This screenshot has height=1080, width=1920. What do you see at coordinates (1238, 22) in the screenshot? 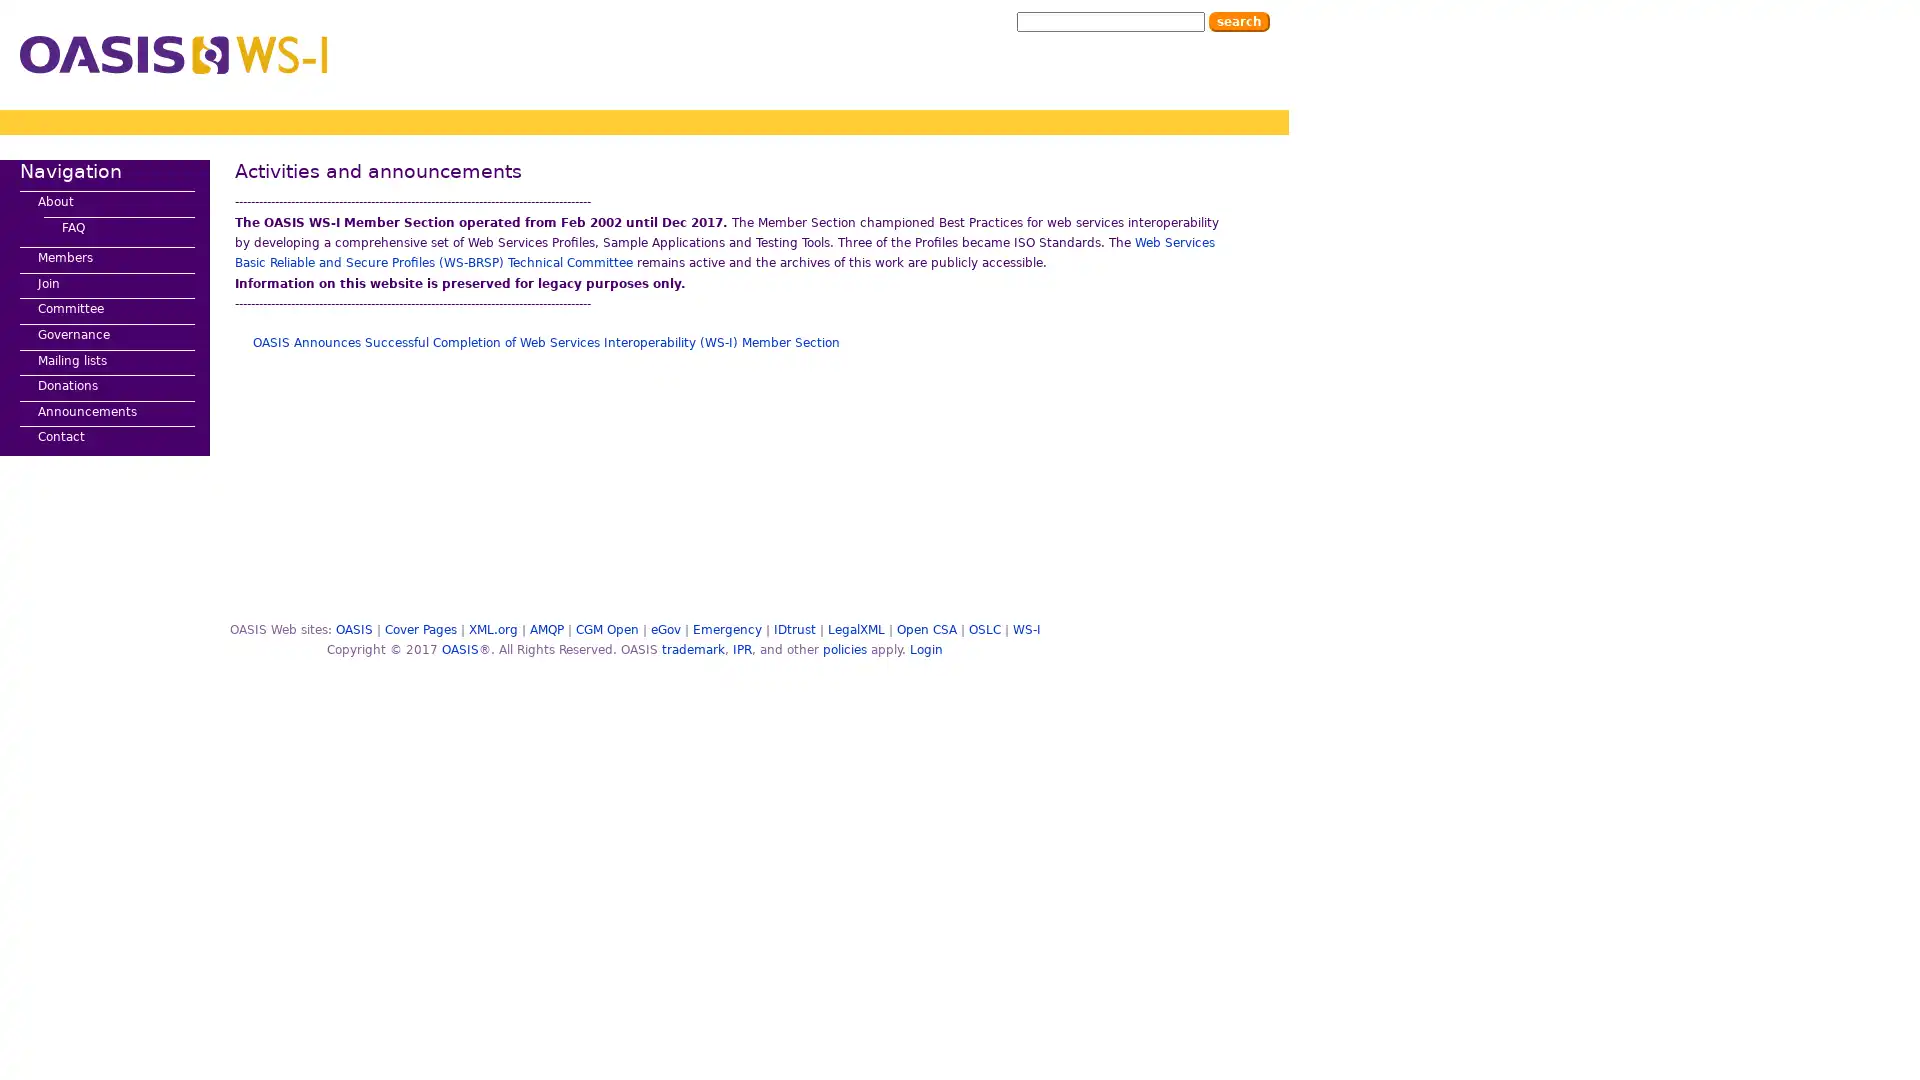
I see `Search` at bounding box center [1238, 22].